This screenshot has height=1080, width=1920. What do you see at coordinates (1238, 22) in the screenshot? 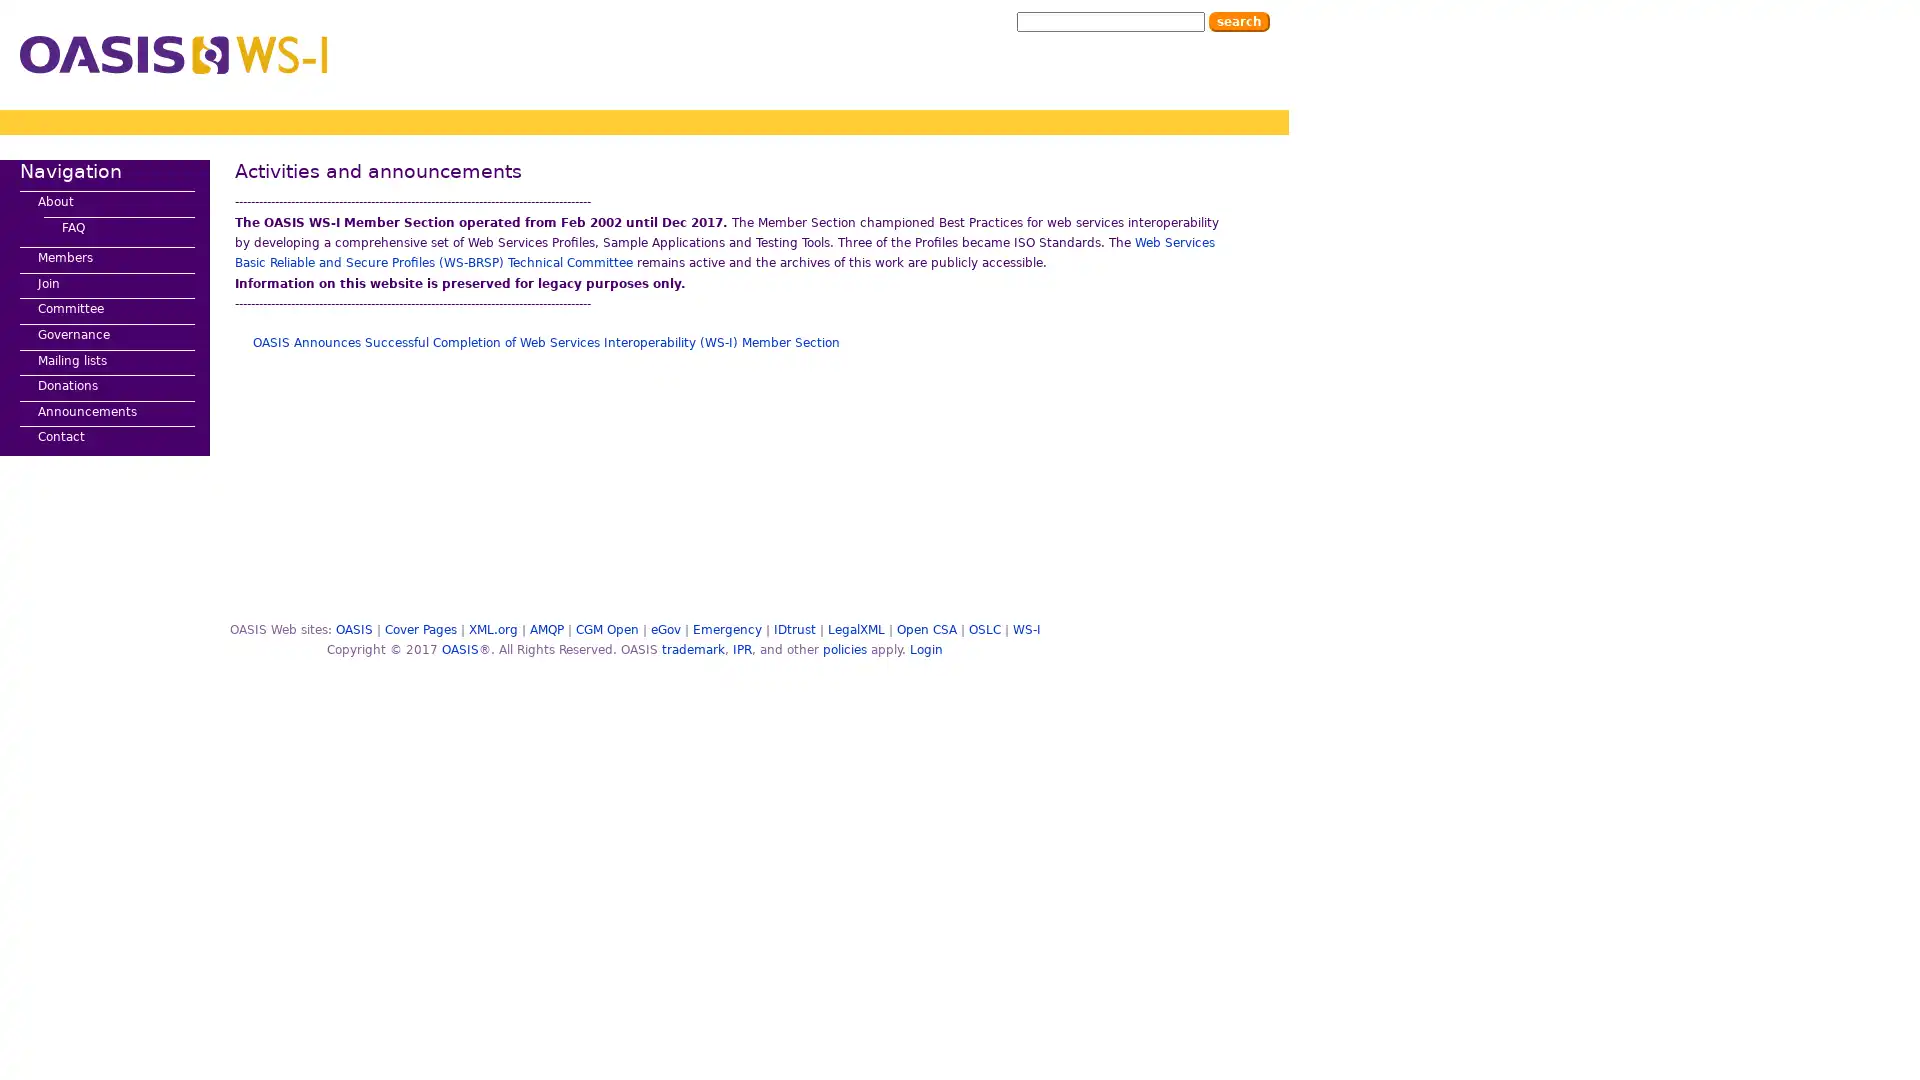
I see `Search` at bounding box center [1238, 22].